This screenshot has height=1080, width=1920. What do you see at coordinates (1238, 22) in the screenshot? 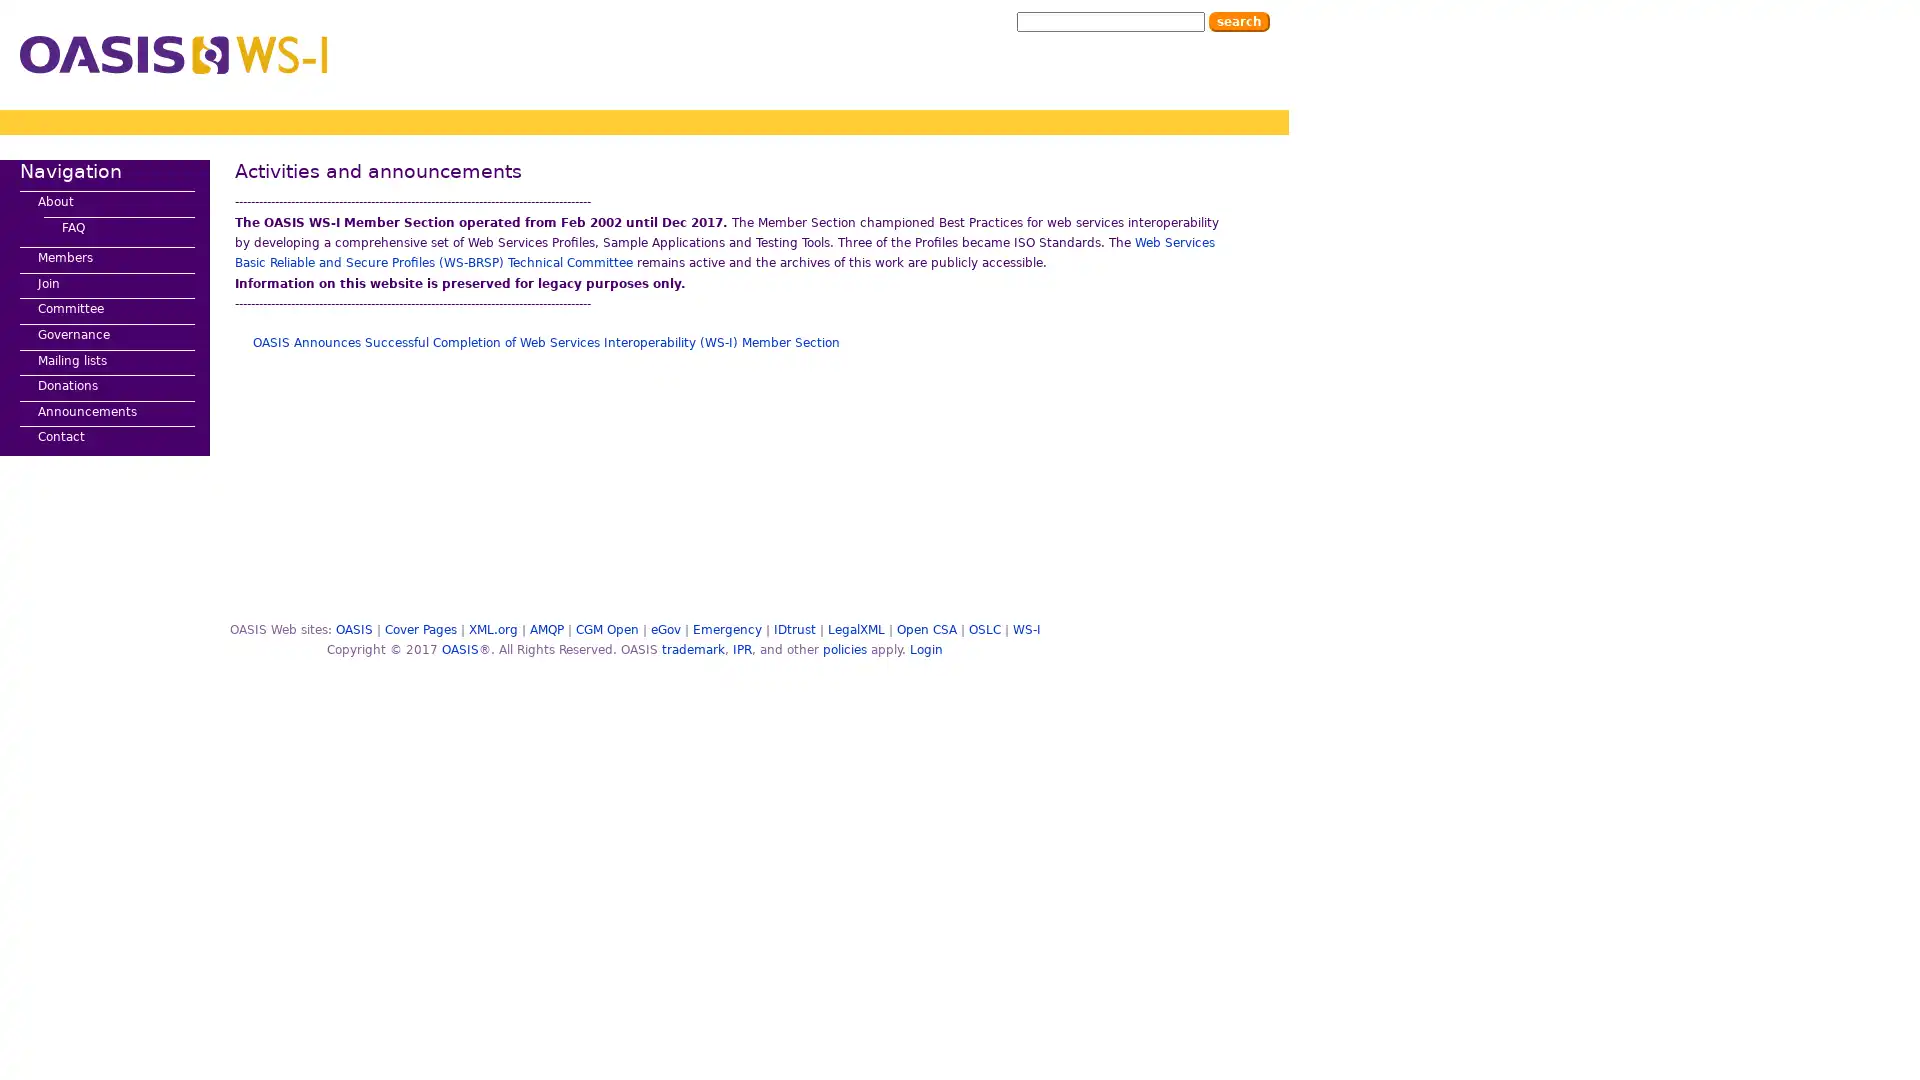
I see `Search` at bounding box center [1238, 22].